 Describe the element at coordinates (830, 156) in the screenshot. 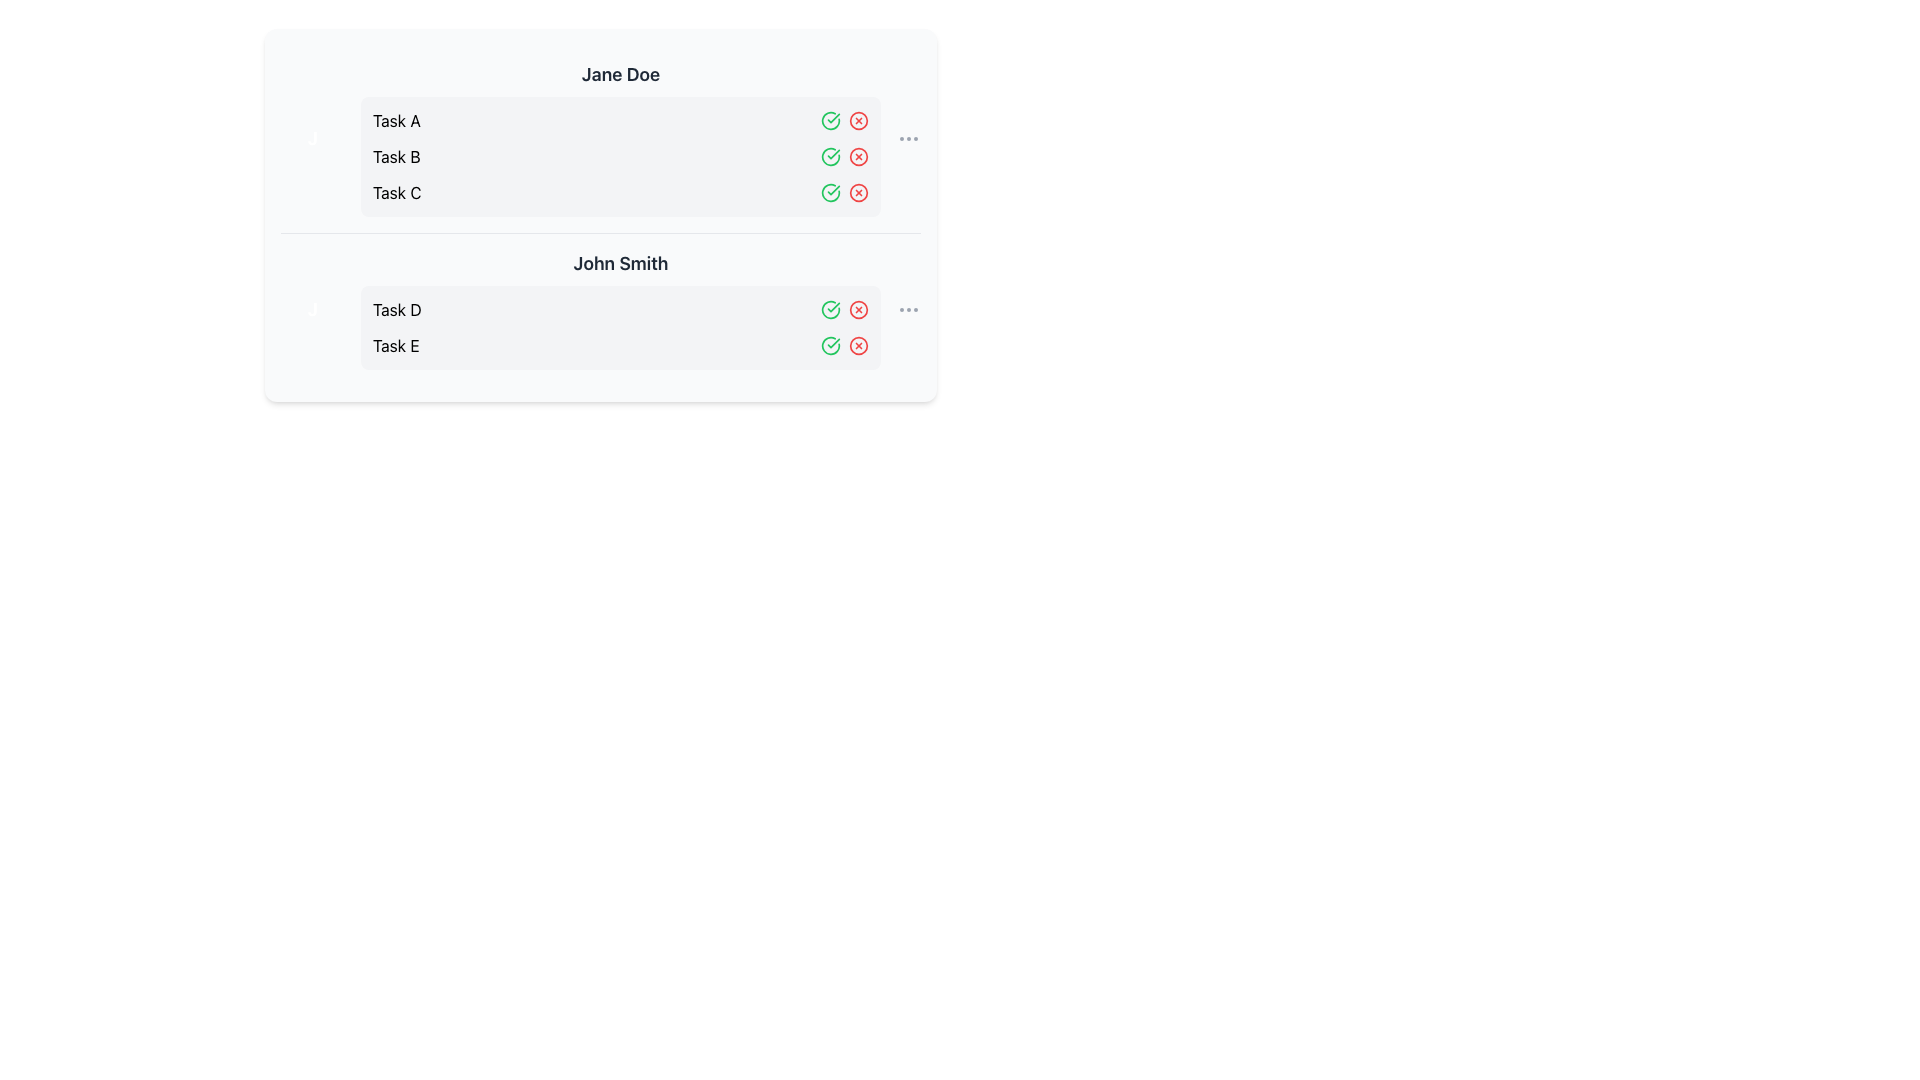

I see `the outer circular shape of the SVG icon indicating the task state for 'Jane Doe' in the right section of the first task row` at that location.